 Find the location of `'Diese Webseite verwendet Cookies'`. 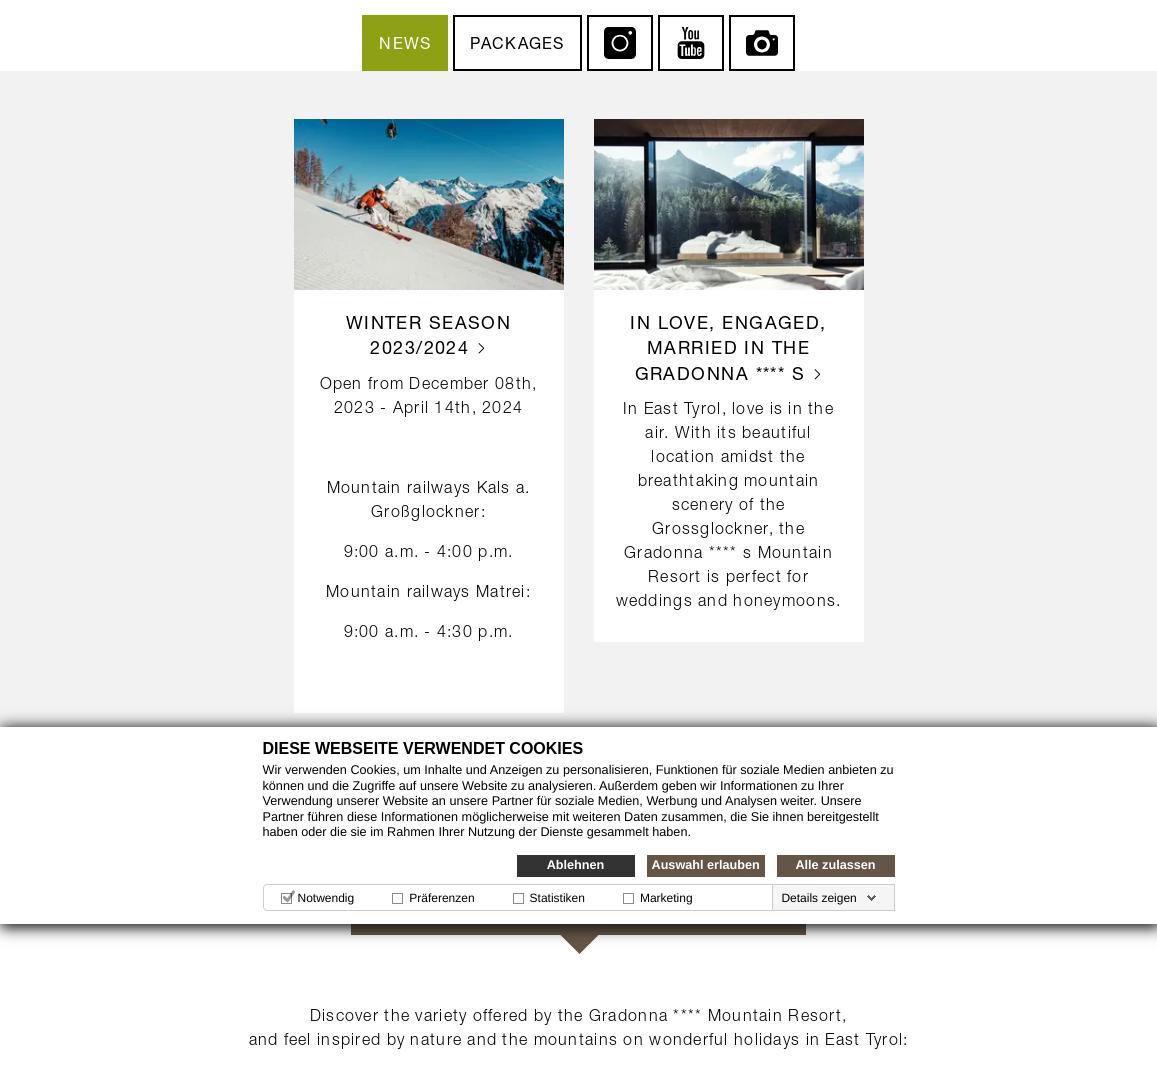

'Diese Webseite verwendet Cookies' is located at coordinates (421, 747).